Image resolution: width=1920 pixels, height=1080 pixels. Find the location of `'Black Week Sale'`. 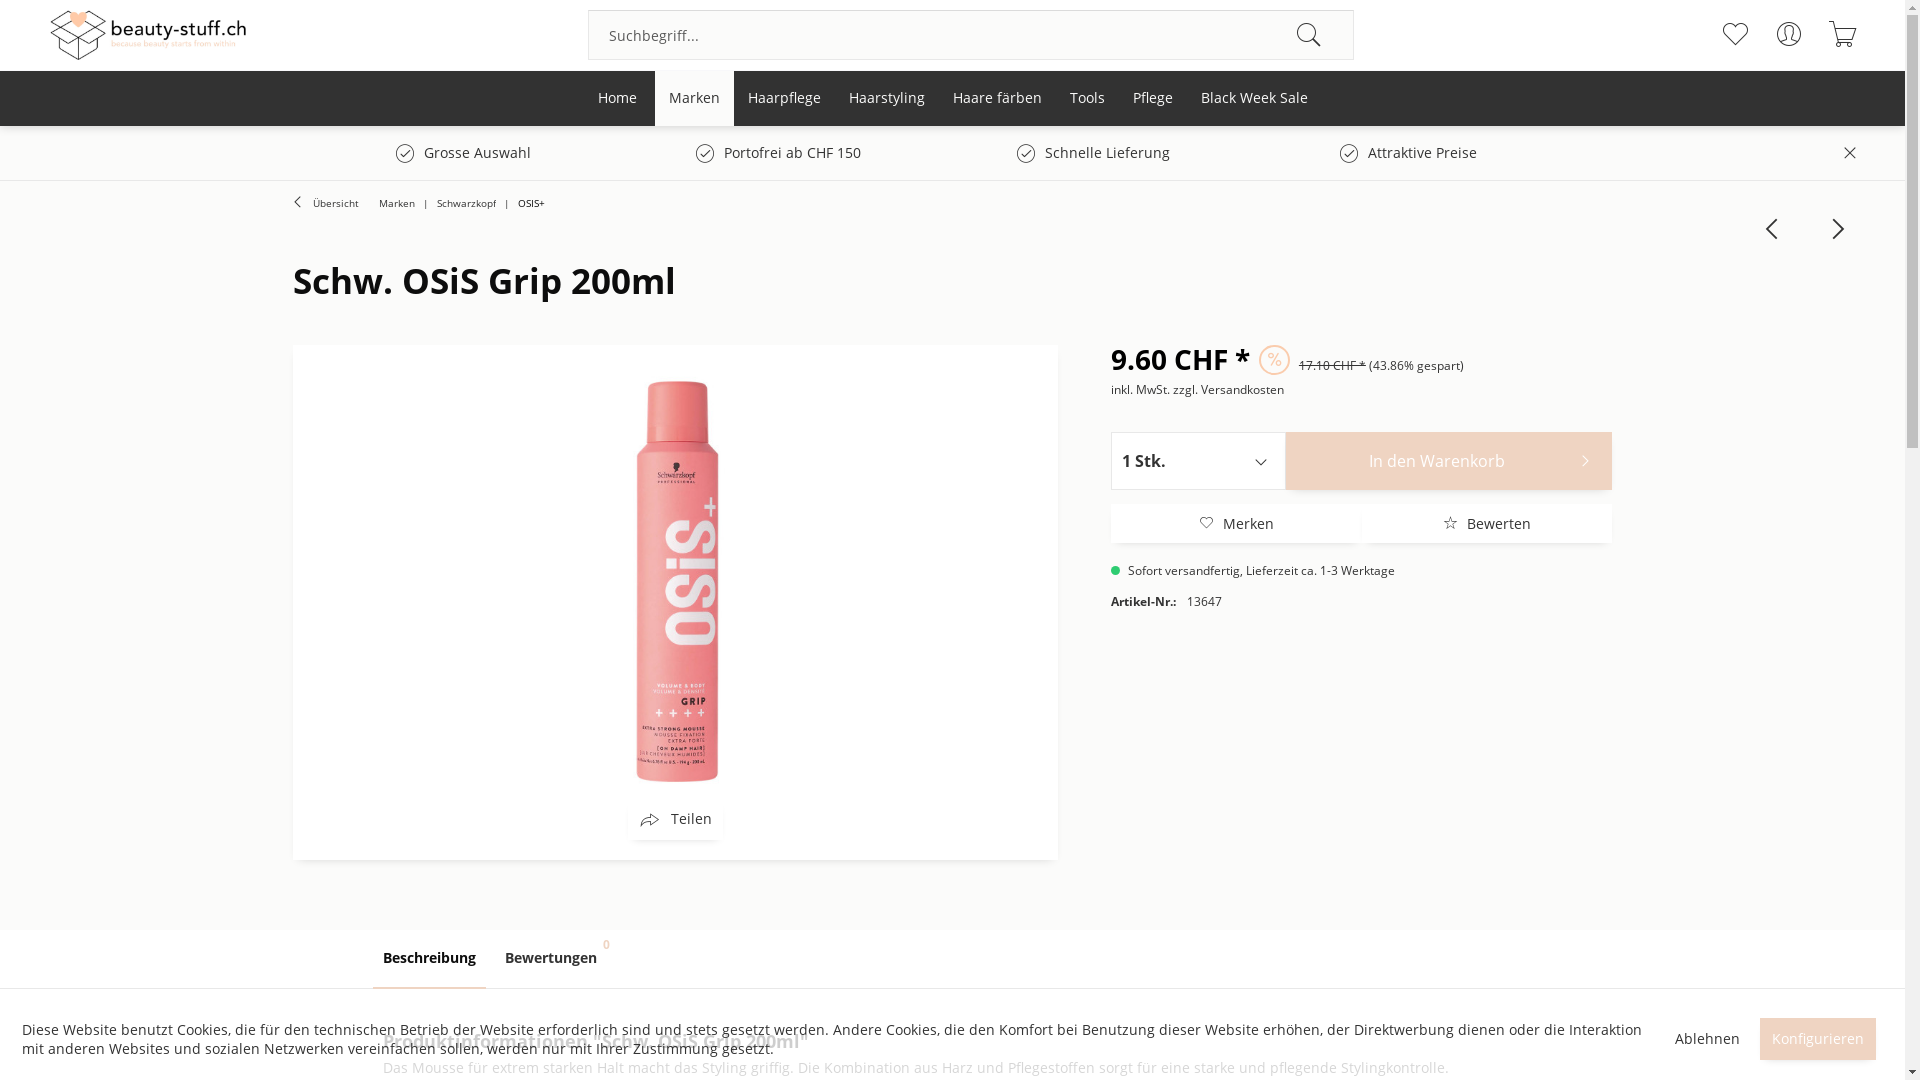

'Black Week Sale' is located at coordinates (1252, 98).